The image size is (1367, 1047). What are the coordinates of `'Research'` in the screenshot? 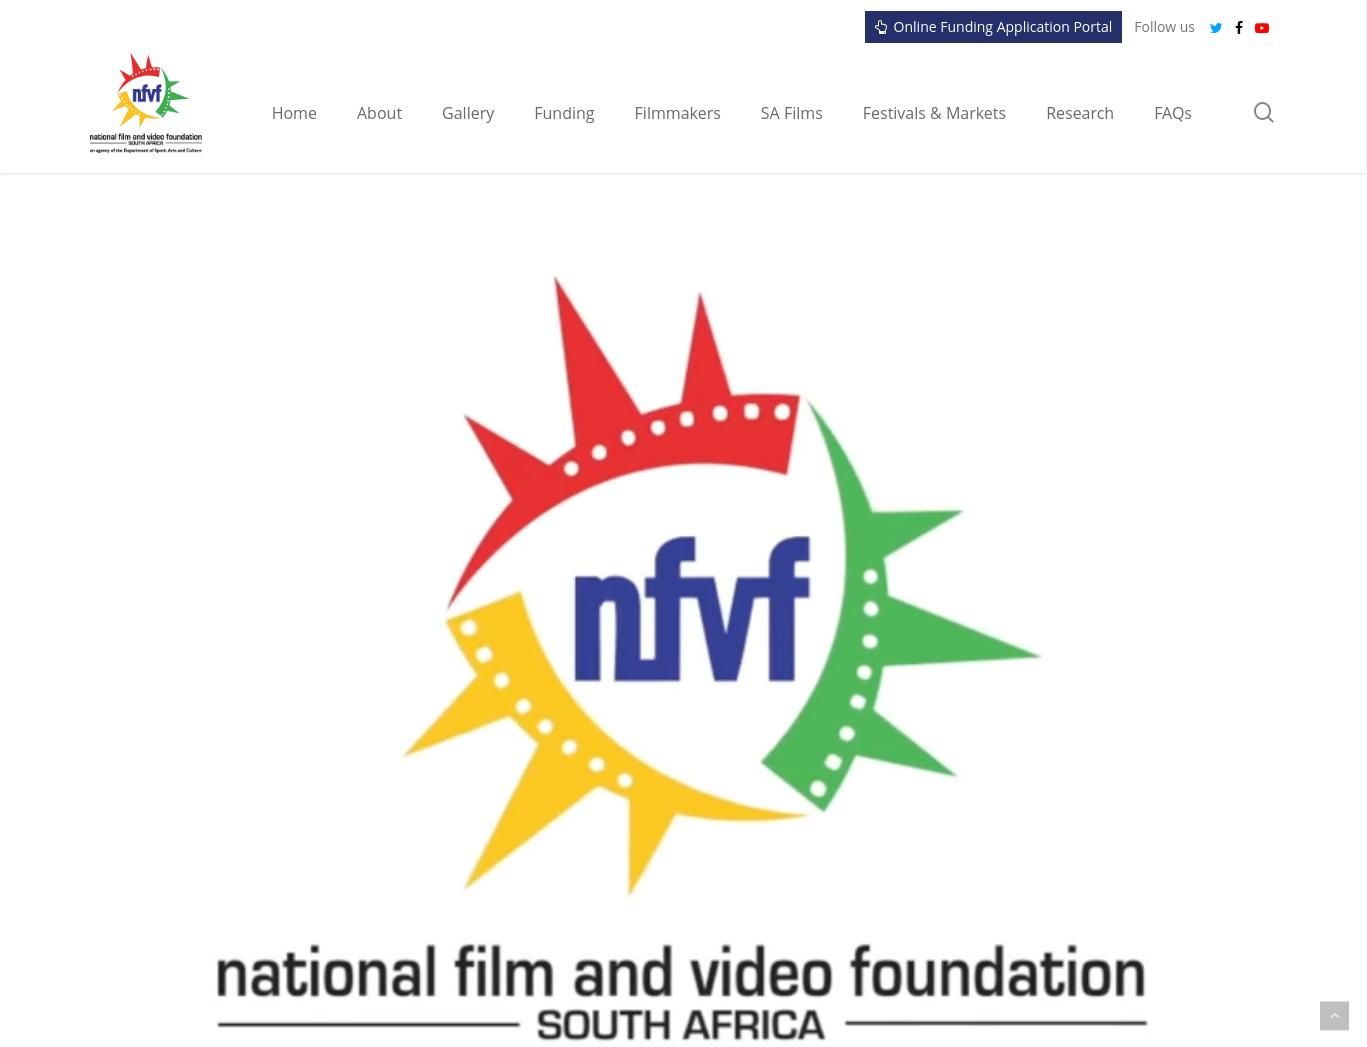 It's located at (1079, 111).